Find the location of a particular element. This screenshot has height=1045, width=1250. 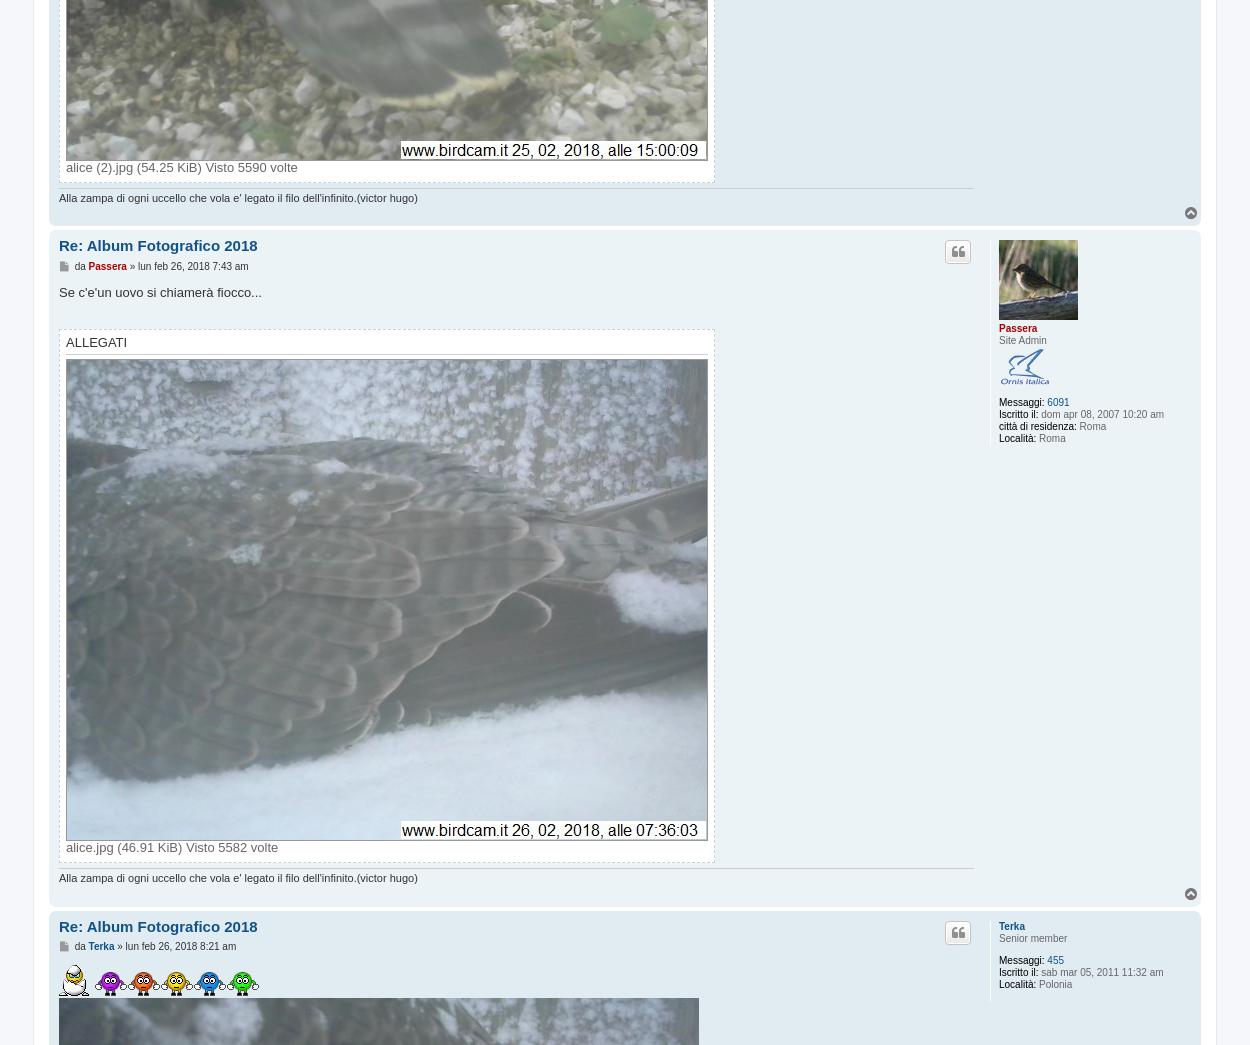

'Site Admin' is located at coordinates (998, 340).